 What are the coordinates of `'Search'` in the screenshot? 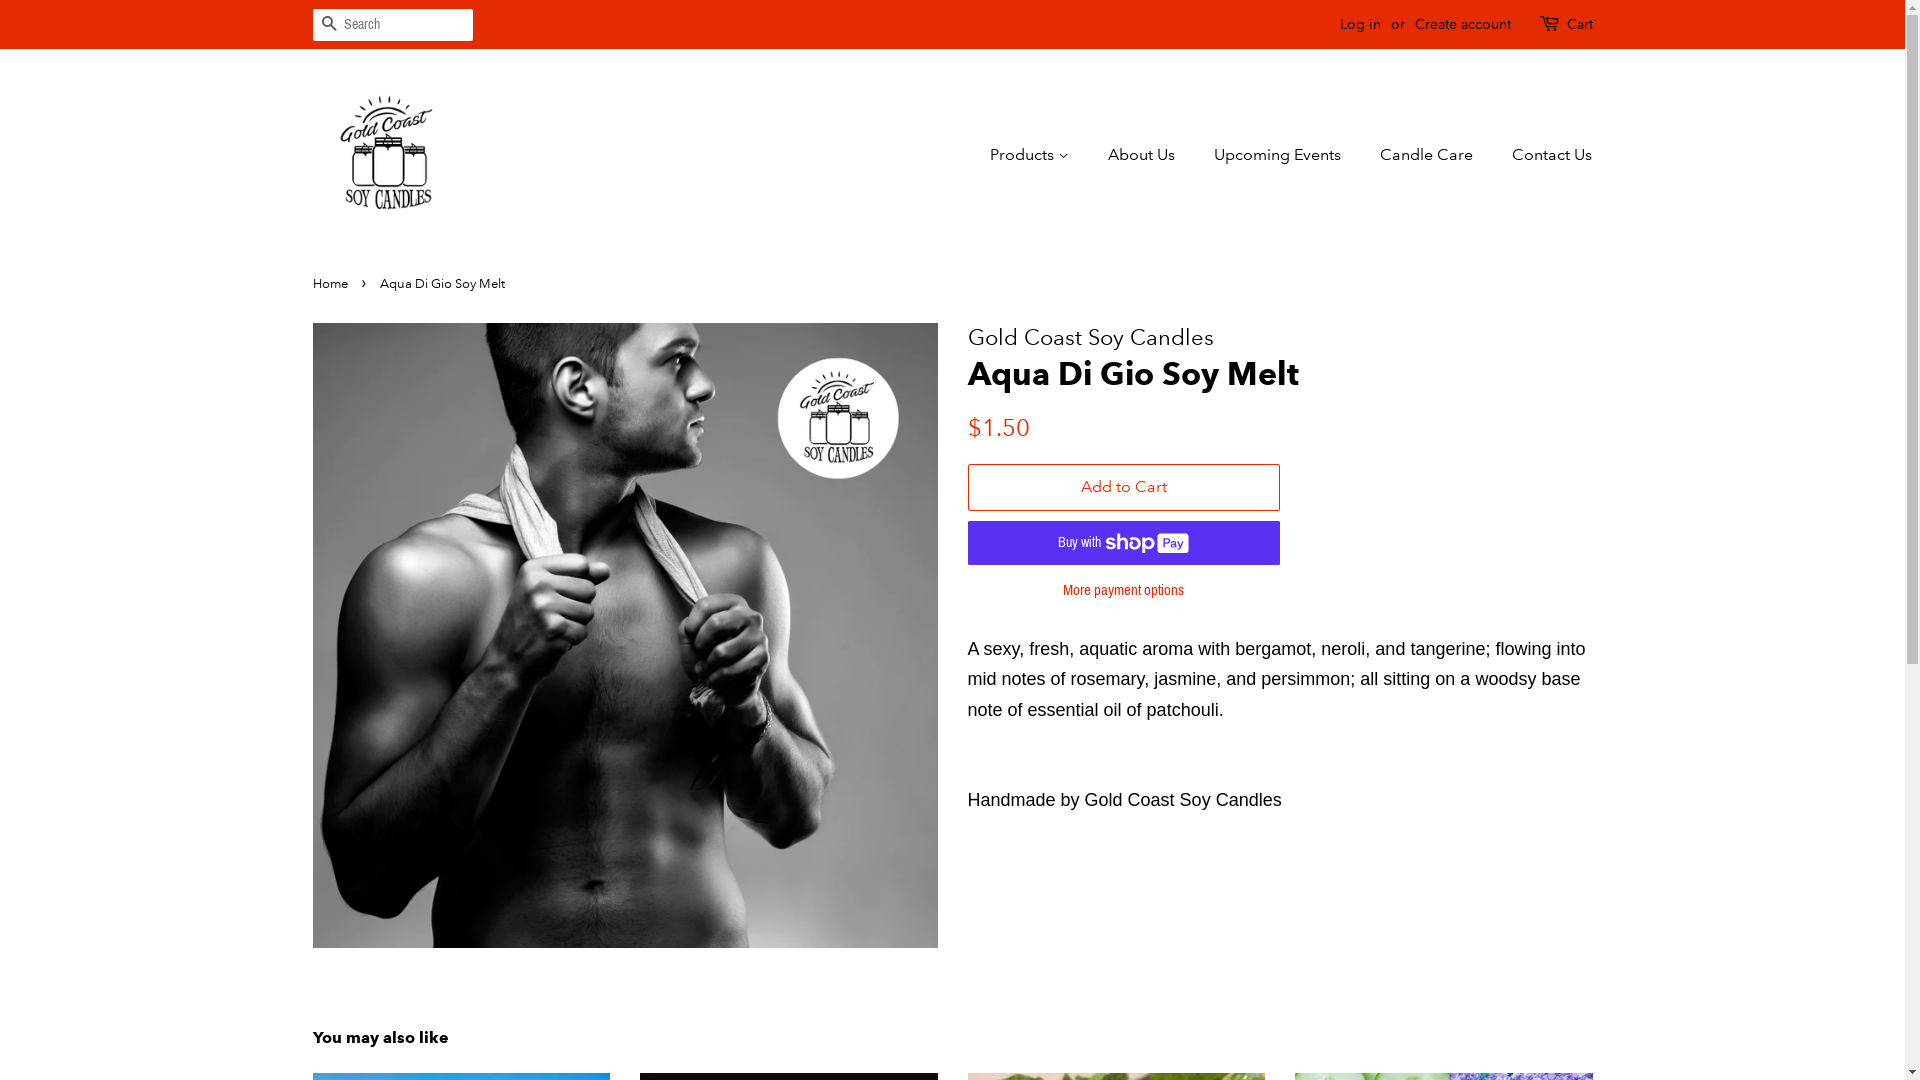 It's located at (327, 25).